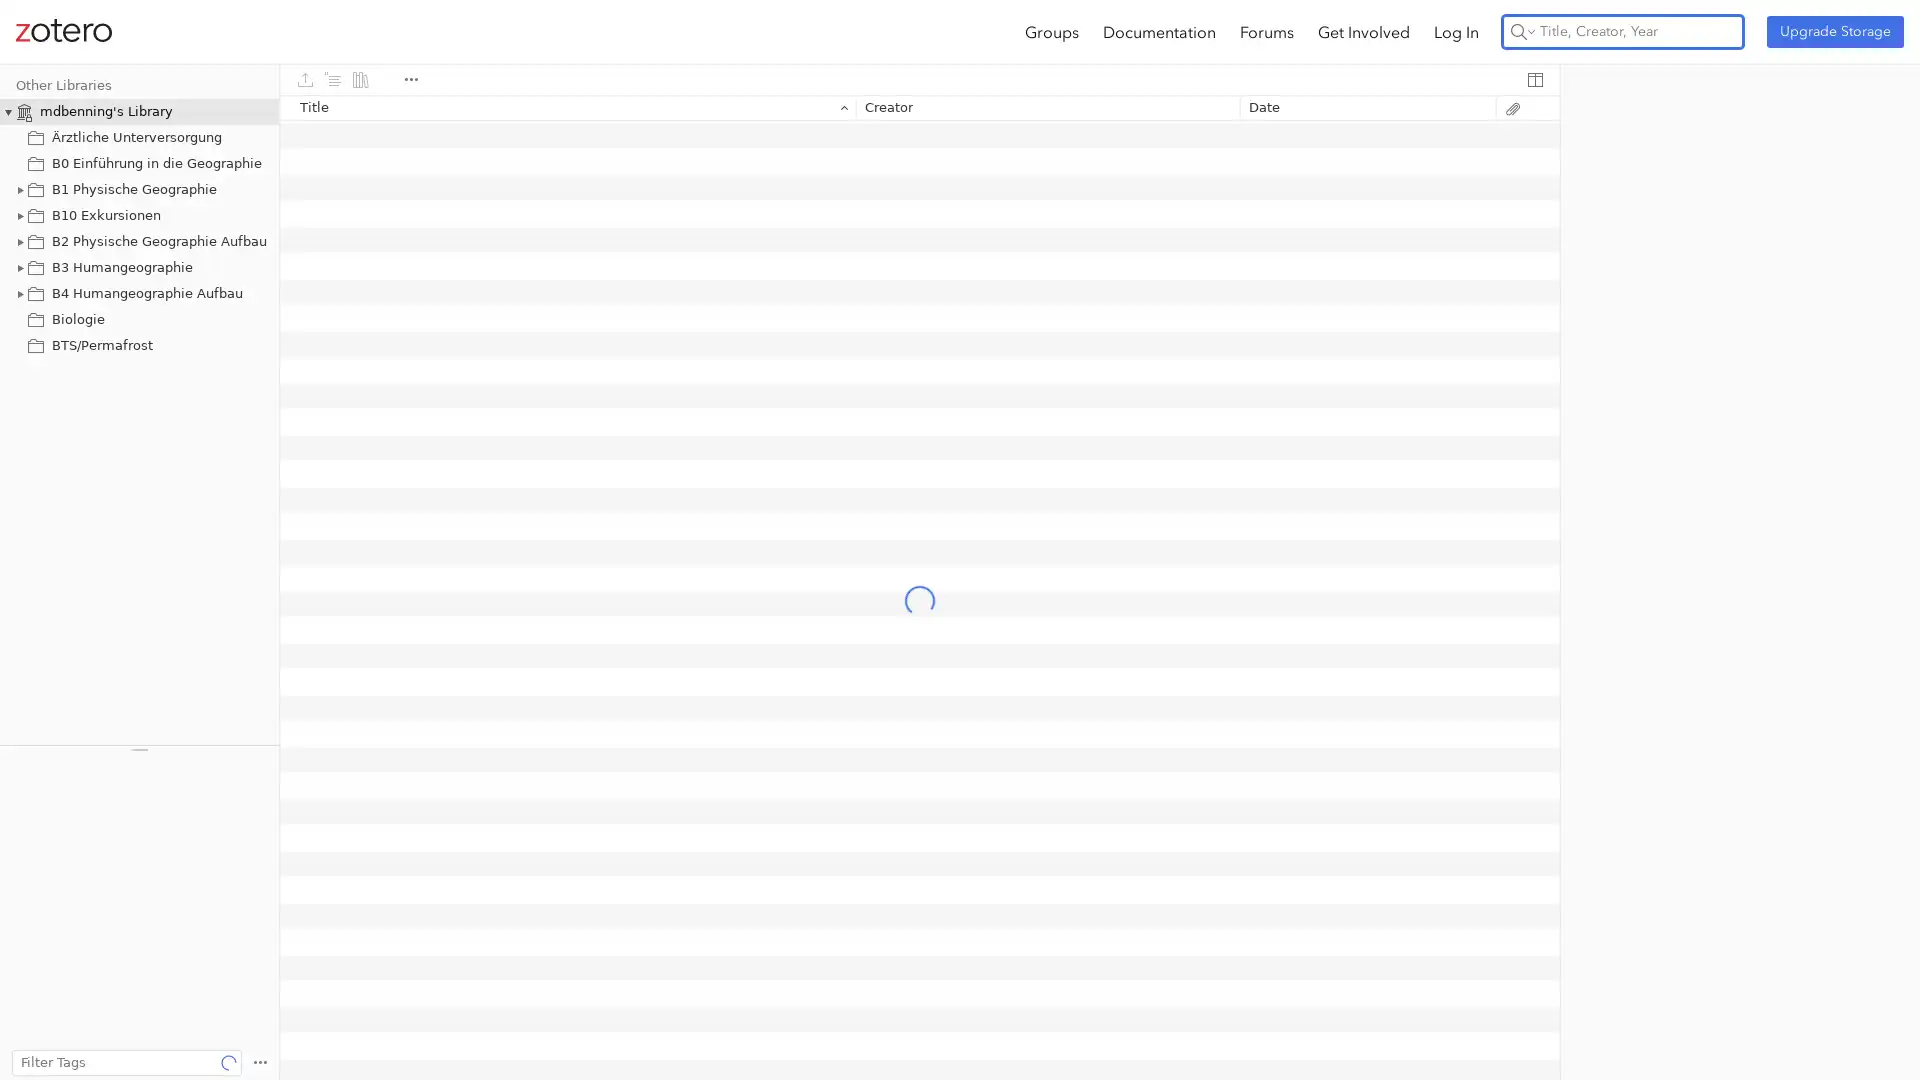 This screenshot has height=1080, width=1920. I want to click on cultural landscape, so click(103, 898).